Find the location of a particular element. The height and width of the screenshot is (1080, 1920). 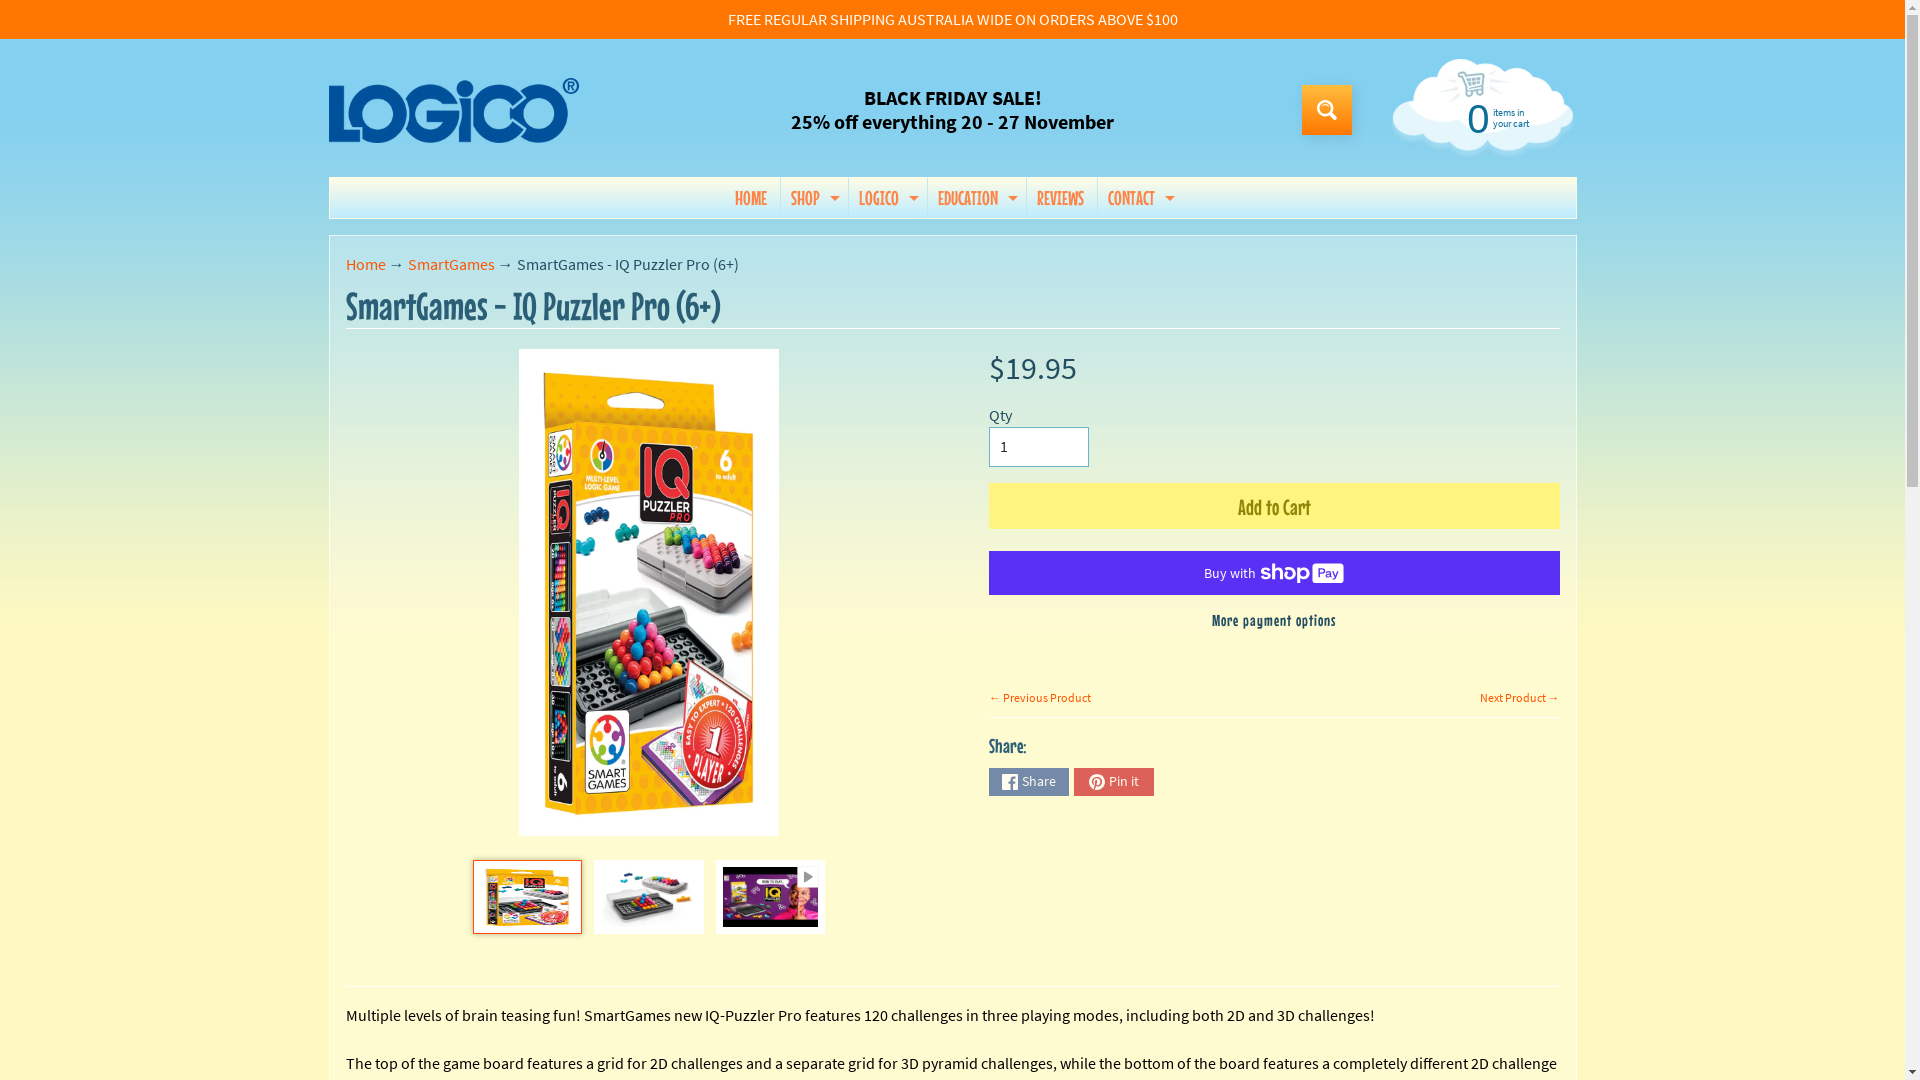

'Pin it' is located at coordinates (1112, 781).